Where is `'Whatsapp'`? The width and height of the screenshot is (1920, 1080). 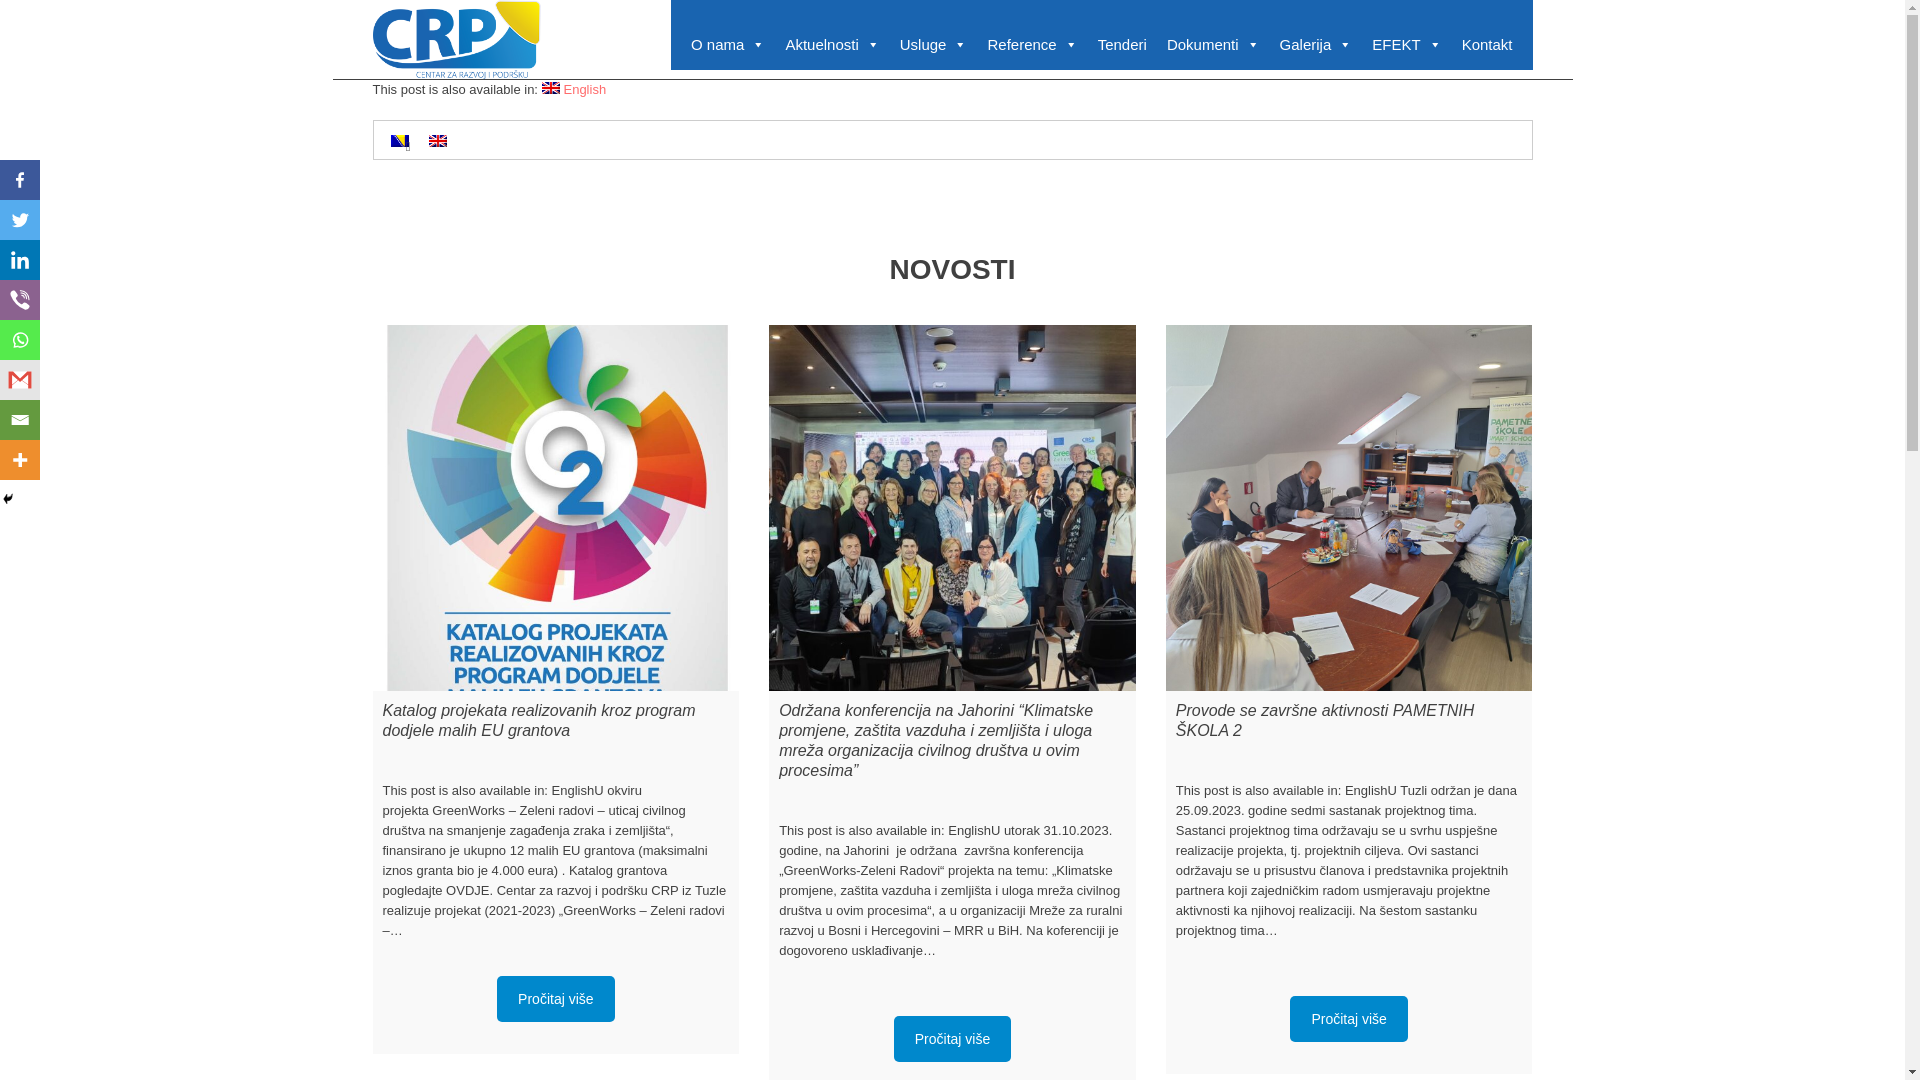
'Whatsapp' is located at coordinates (19, 338).